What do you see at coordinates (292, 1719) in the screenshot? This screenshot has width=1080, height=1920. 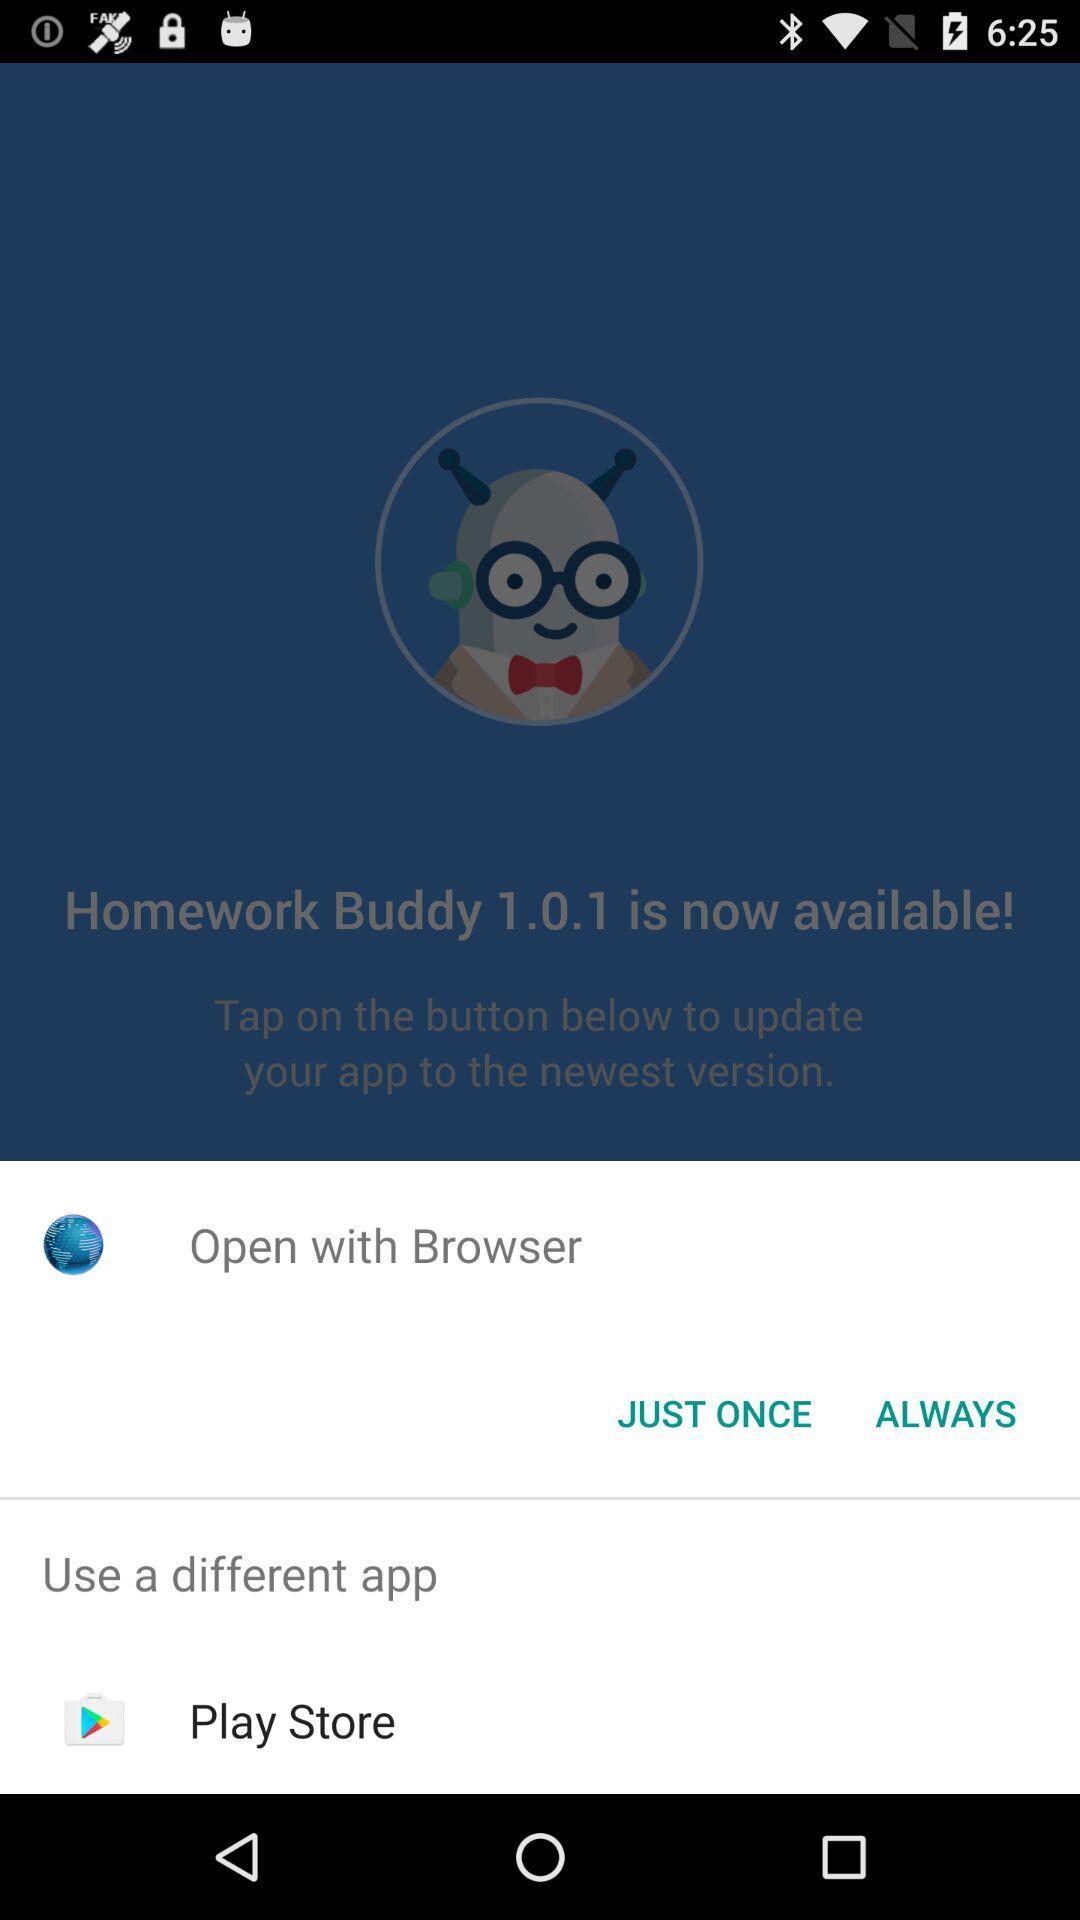 I see `play store` at bounding box center [292, 1719].